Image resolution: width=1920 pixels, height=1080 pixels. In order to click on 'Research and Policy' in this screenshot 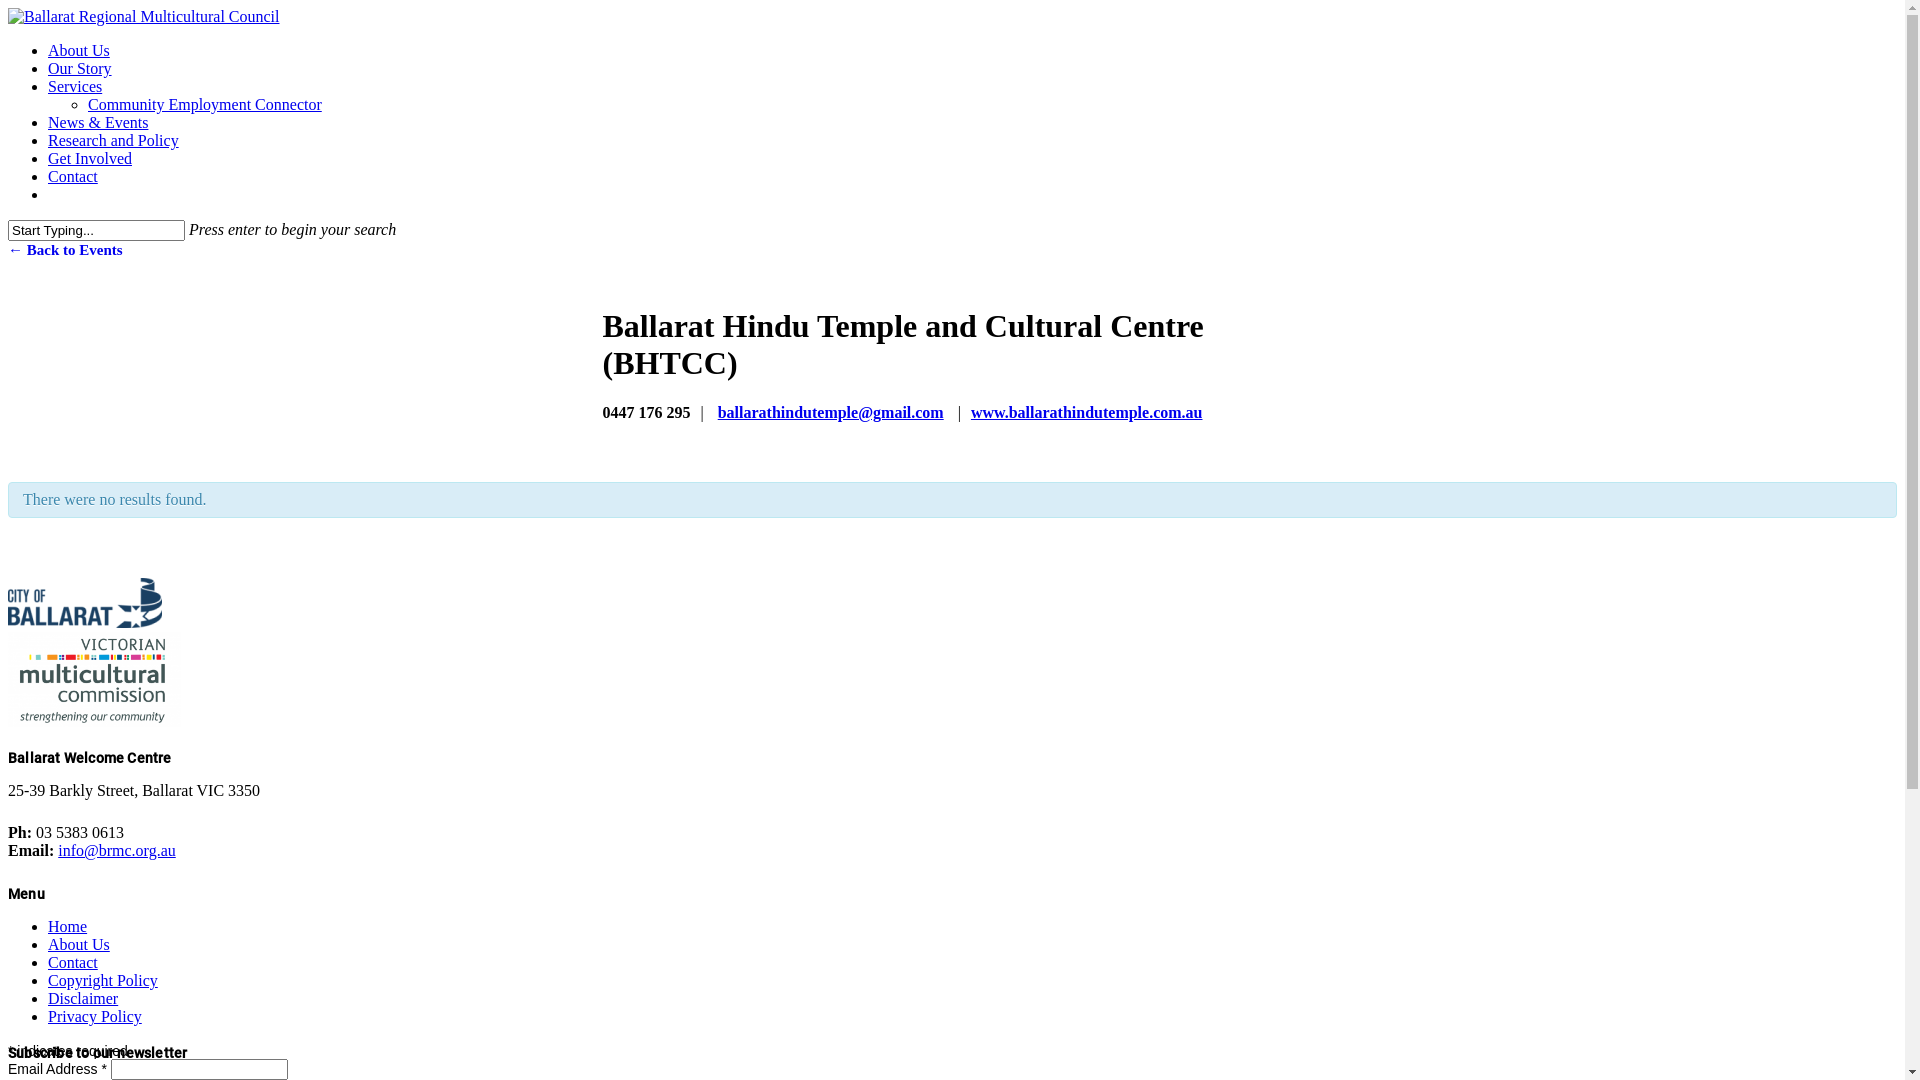, I will do `click(112, 139)`.